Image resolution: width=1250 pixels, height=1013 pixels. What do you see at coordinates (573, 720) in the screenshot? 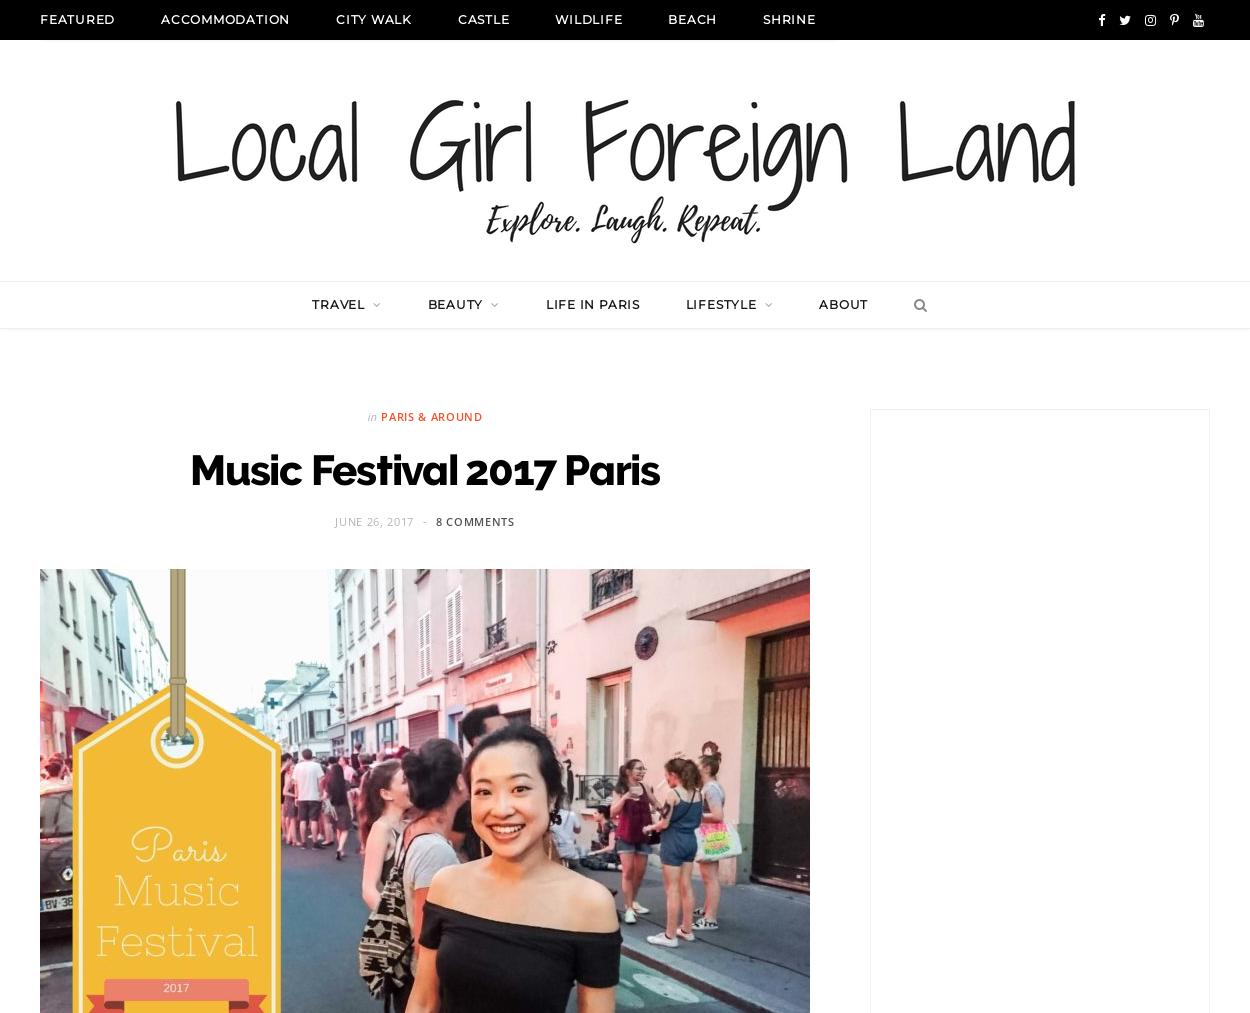
I see `'Spain'` at bounding box center [573, 720].